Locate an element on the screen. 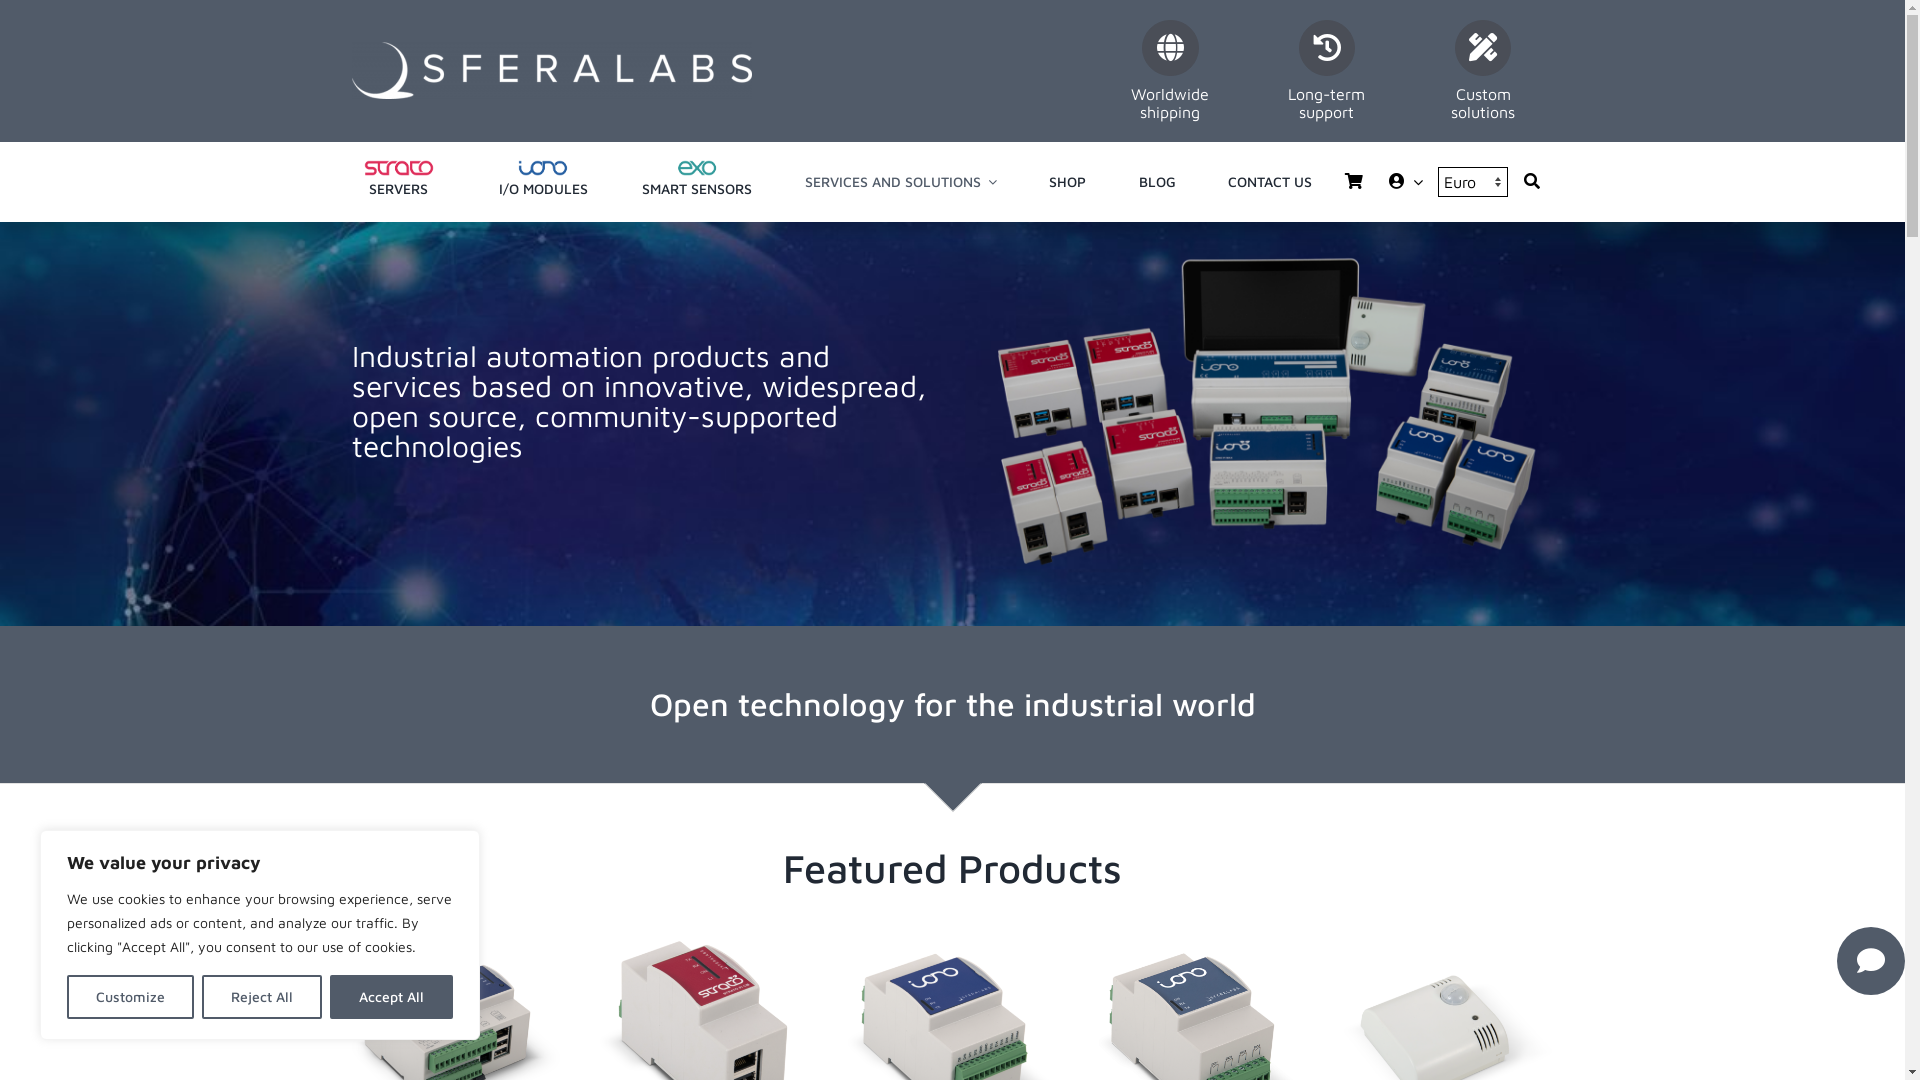 The width and height of the screenshot is (1920, 1080). 'SERVERS' is located at coordinates (398, 181).